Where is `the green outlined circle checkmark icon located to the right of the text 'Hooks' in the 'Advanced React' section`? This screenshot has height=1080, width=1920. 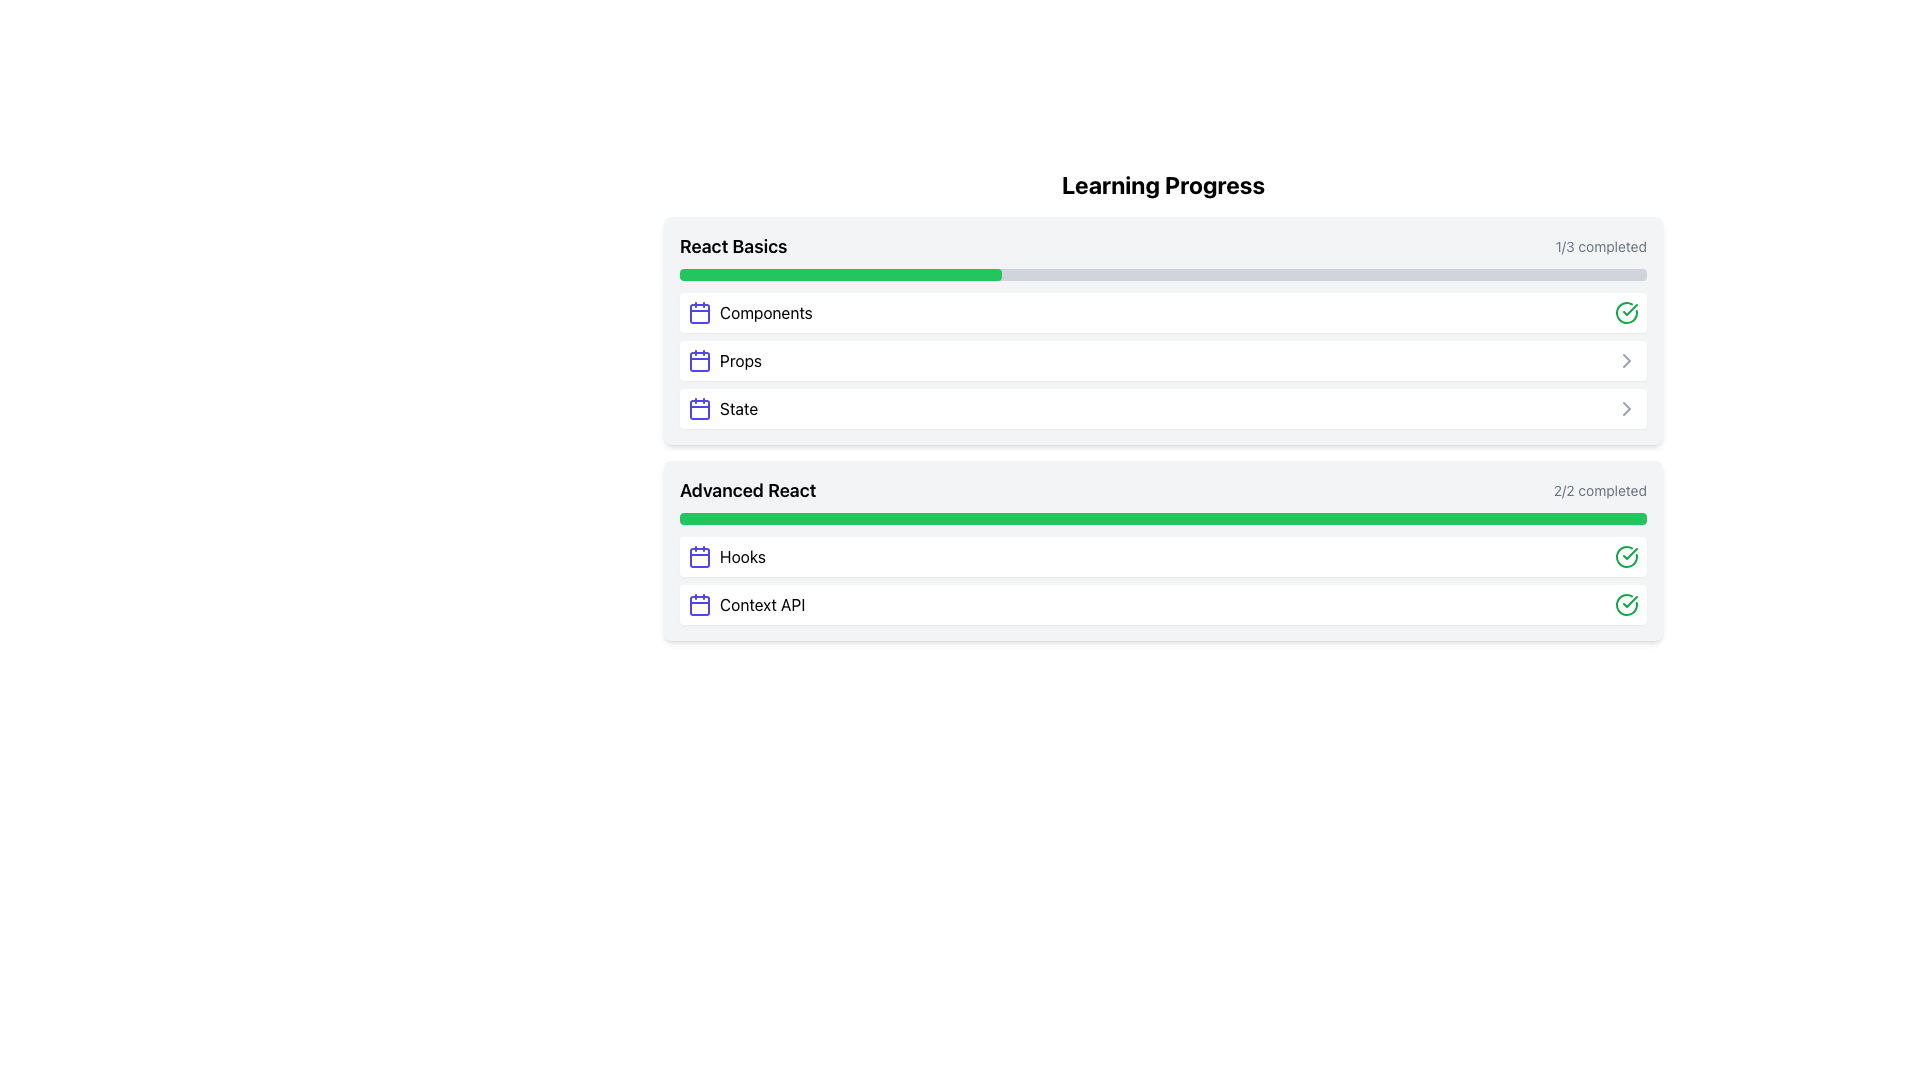 the green outlined circle checkmark icon located to the right of the text 'Hooks' in the 'Advanced React' section is located at coordinates (1627, 556).